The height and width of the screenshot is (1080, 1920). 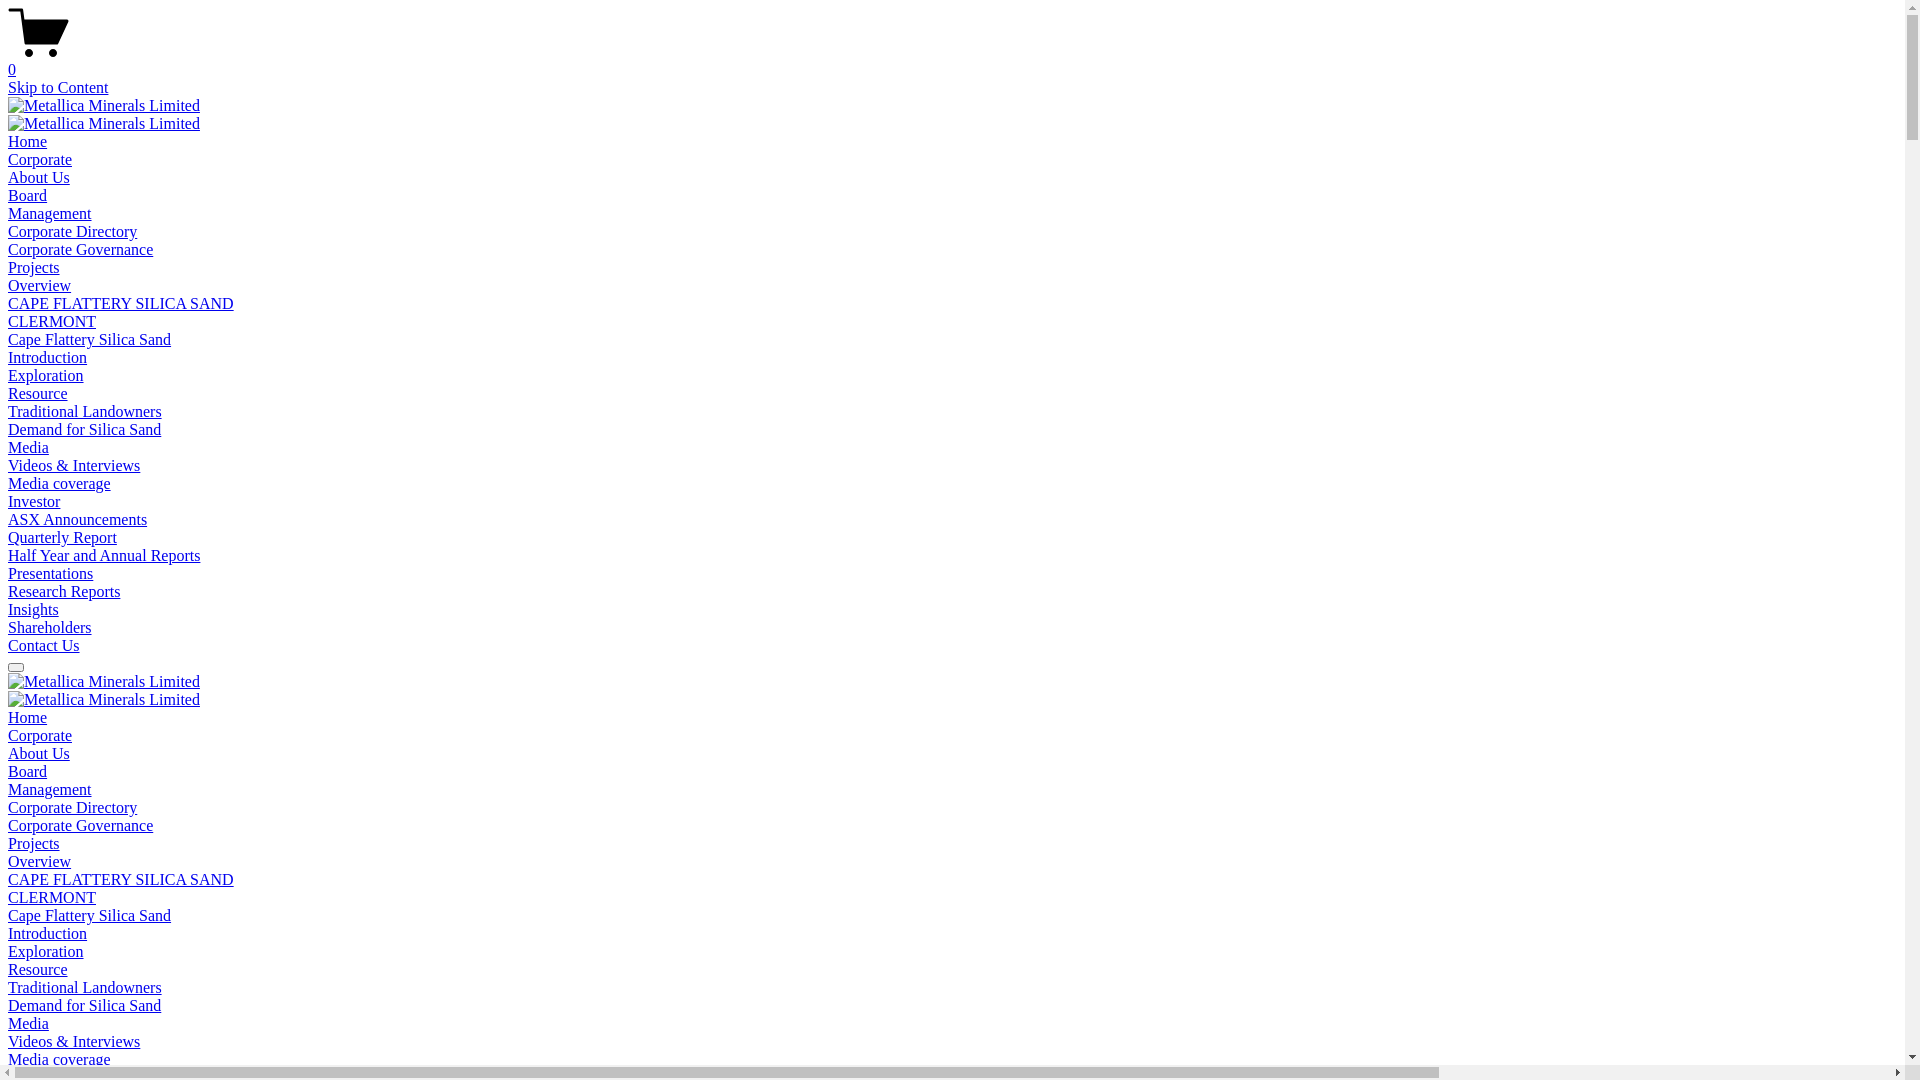 What do you see at coordinates (73, 465) in the screenshot?
I see `'Videos & Interviews'` at bounding box center [73, 465].